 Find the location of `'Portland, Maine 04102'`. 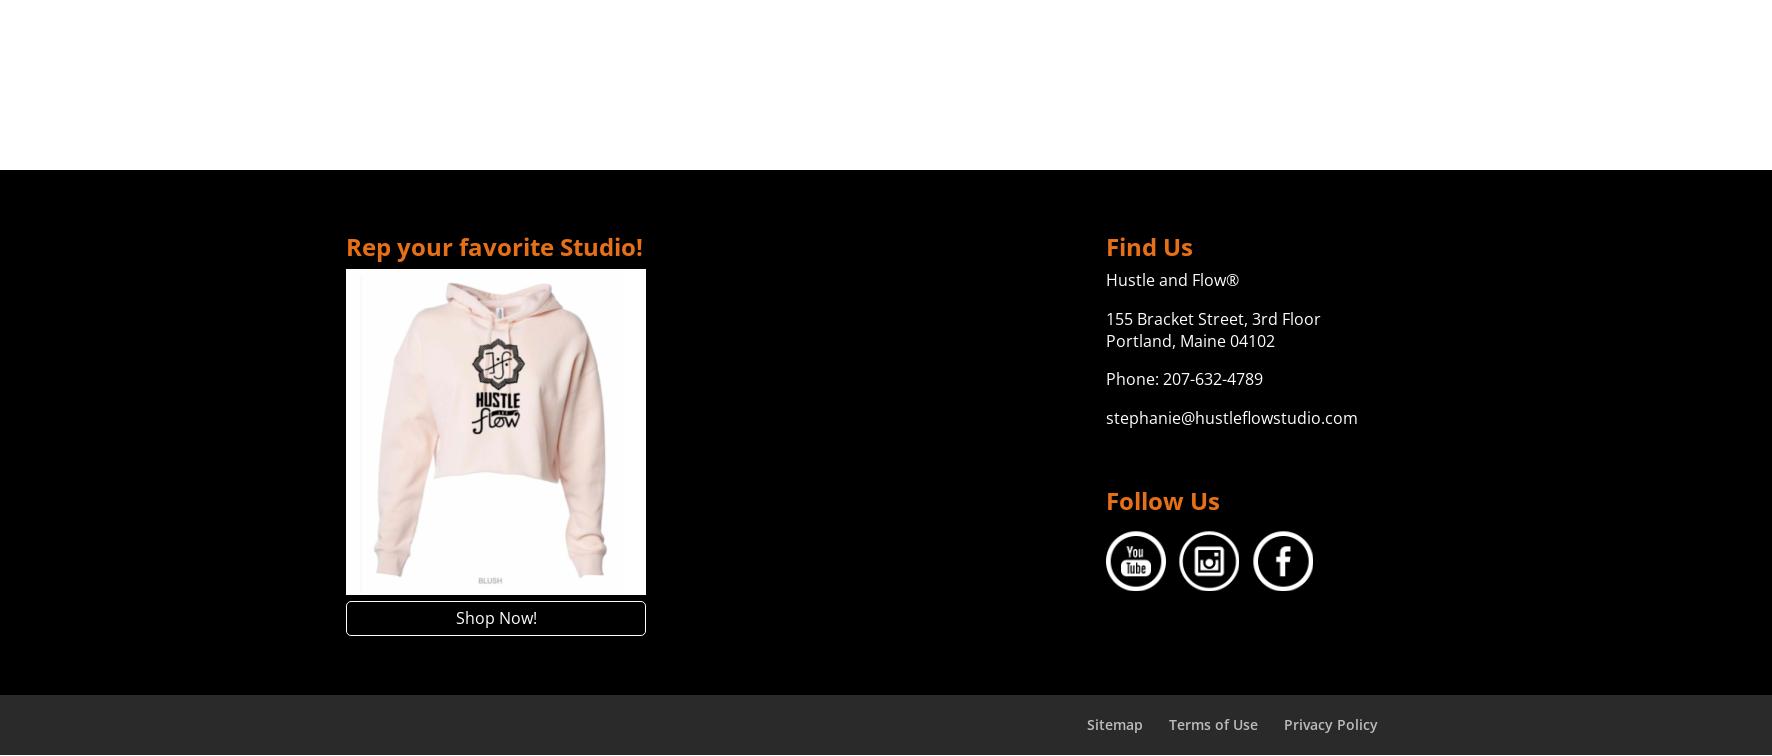

'Portland, Maine 04102' is located at coordinates (1188, 339).